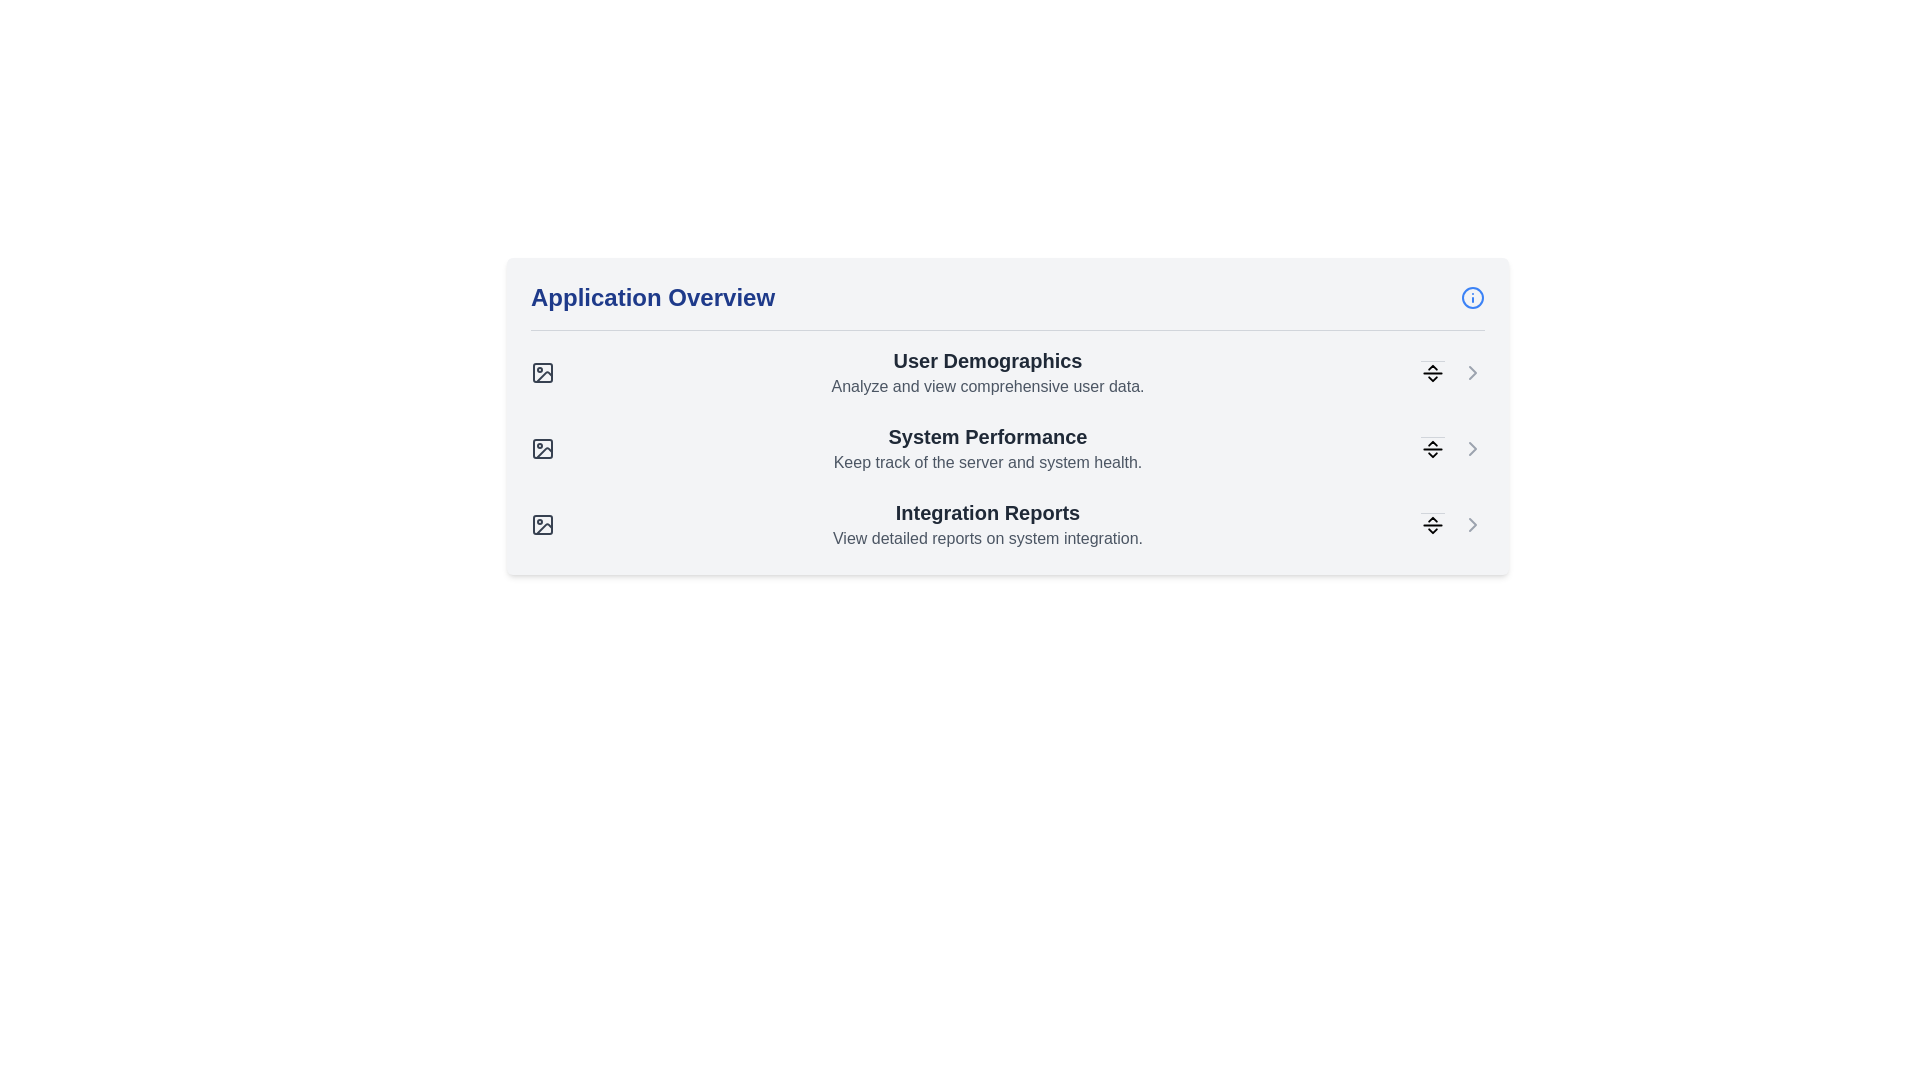 Image resolution: width=1920 pixels, height=1080 pixels. Describe the element at coordinates (1008, 523) in the screenshot. I see `the Informative panel related to 'Integration Reports'` at that location.